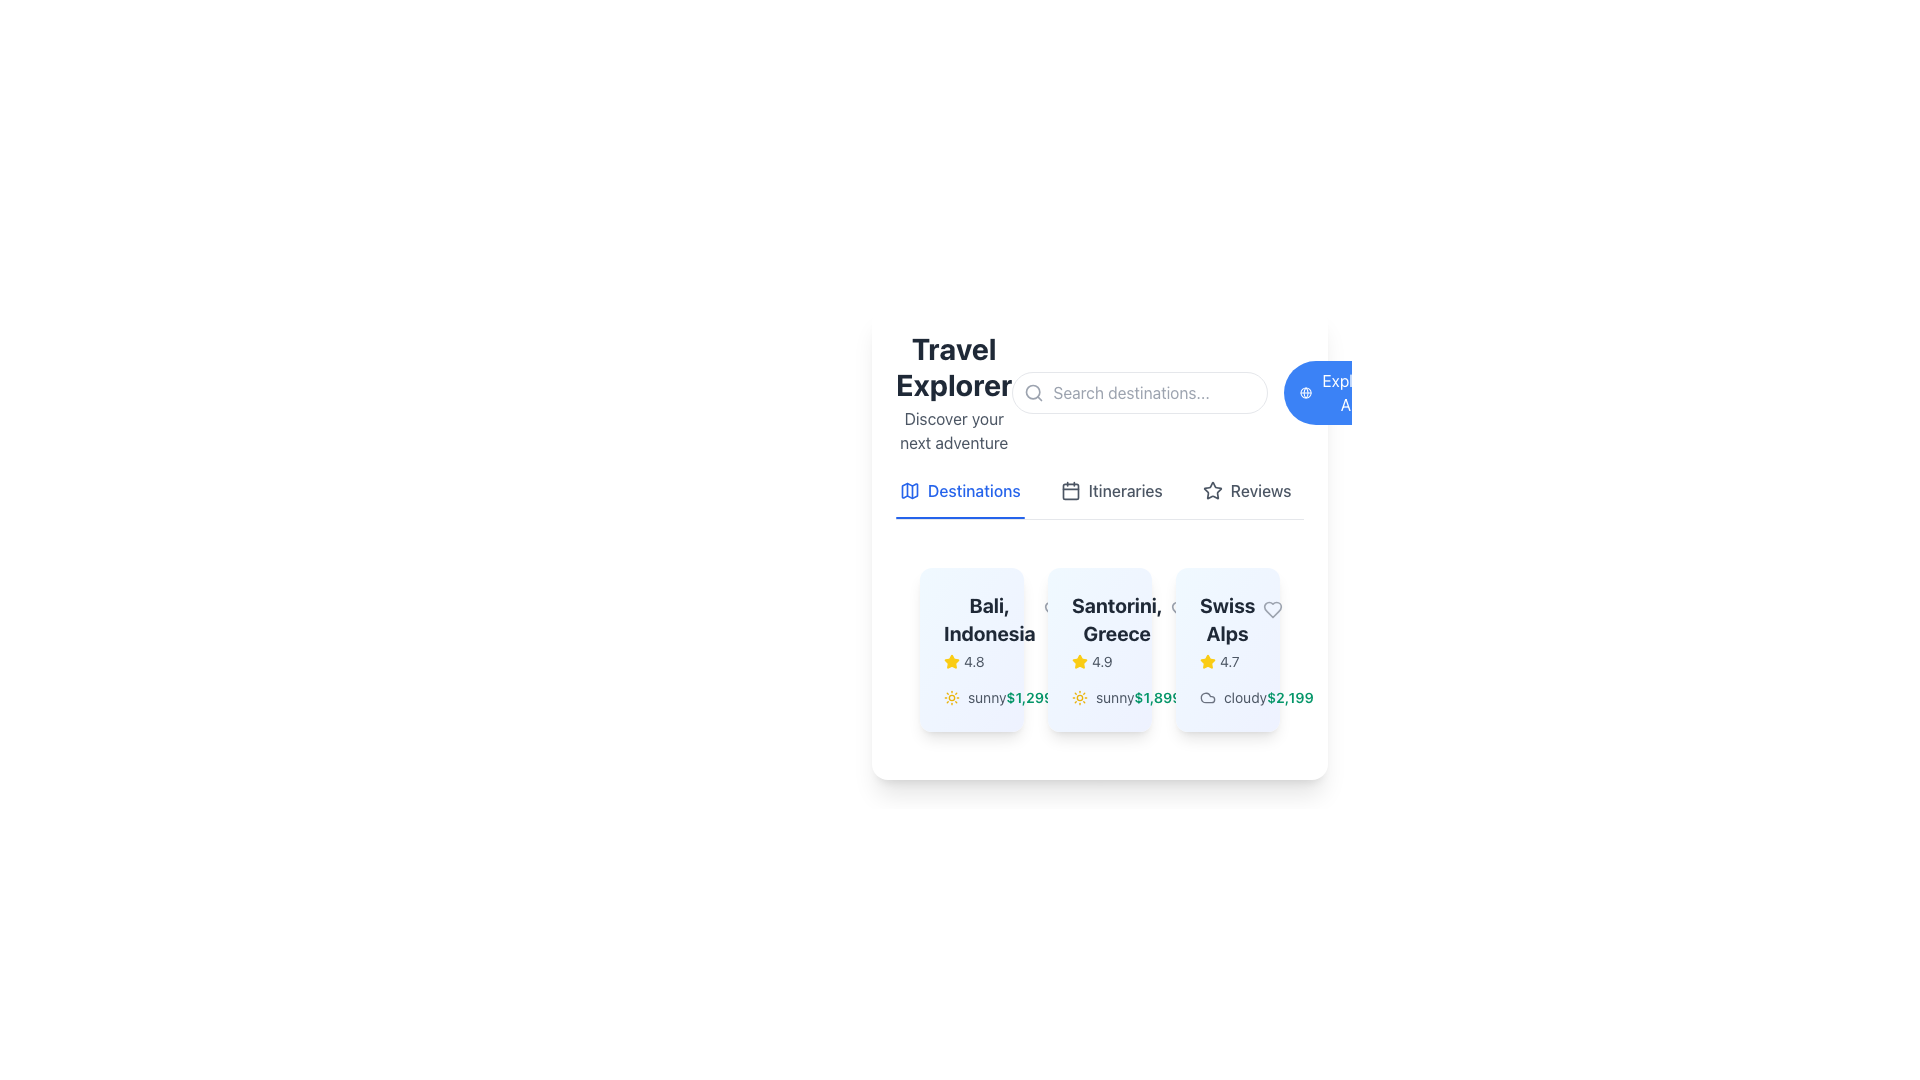 This screenshot has height=1080, width=1920. What do you see at coordinates (1227, 650) in the screenshot?
I see `the Information Card displaying 'Swiss Alps', which is the third card in the grid under the 'Destinations' tab of the 'Travel Explorer' interface` at bounding box center [1227, 650].